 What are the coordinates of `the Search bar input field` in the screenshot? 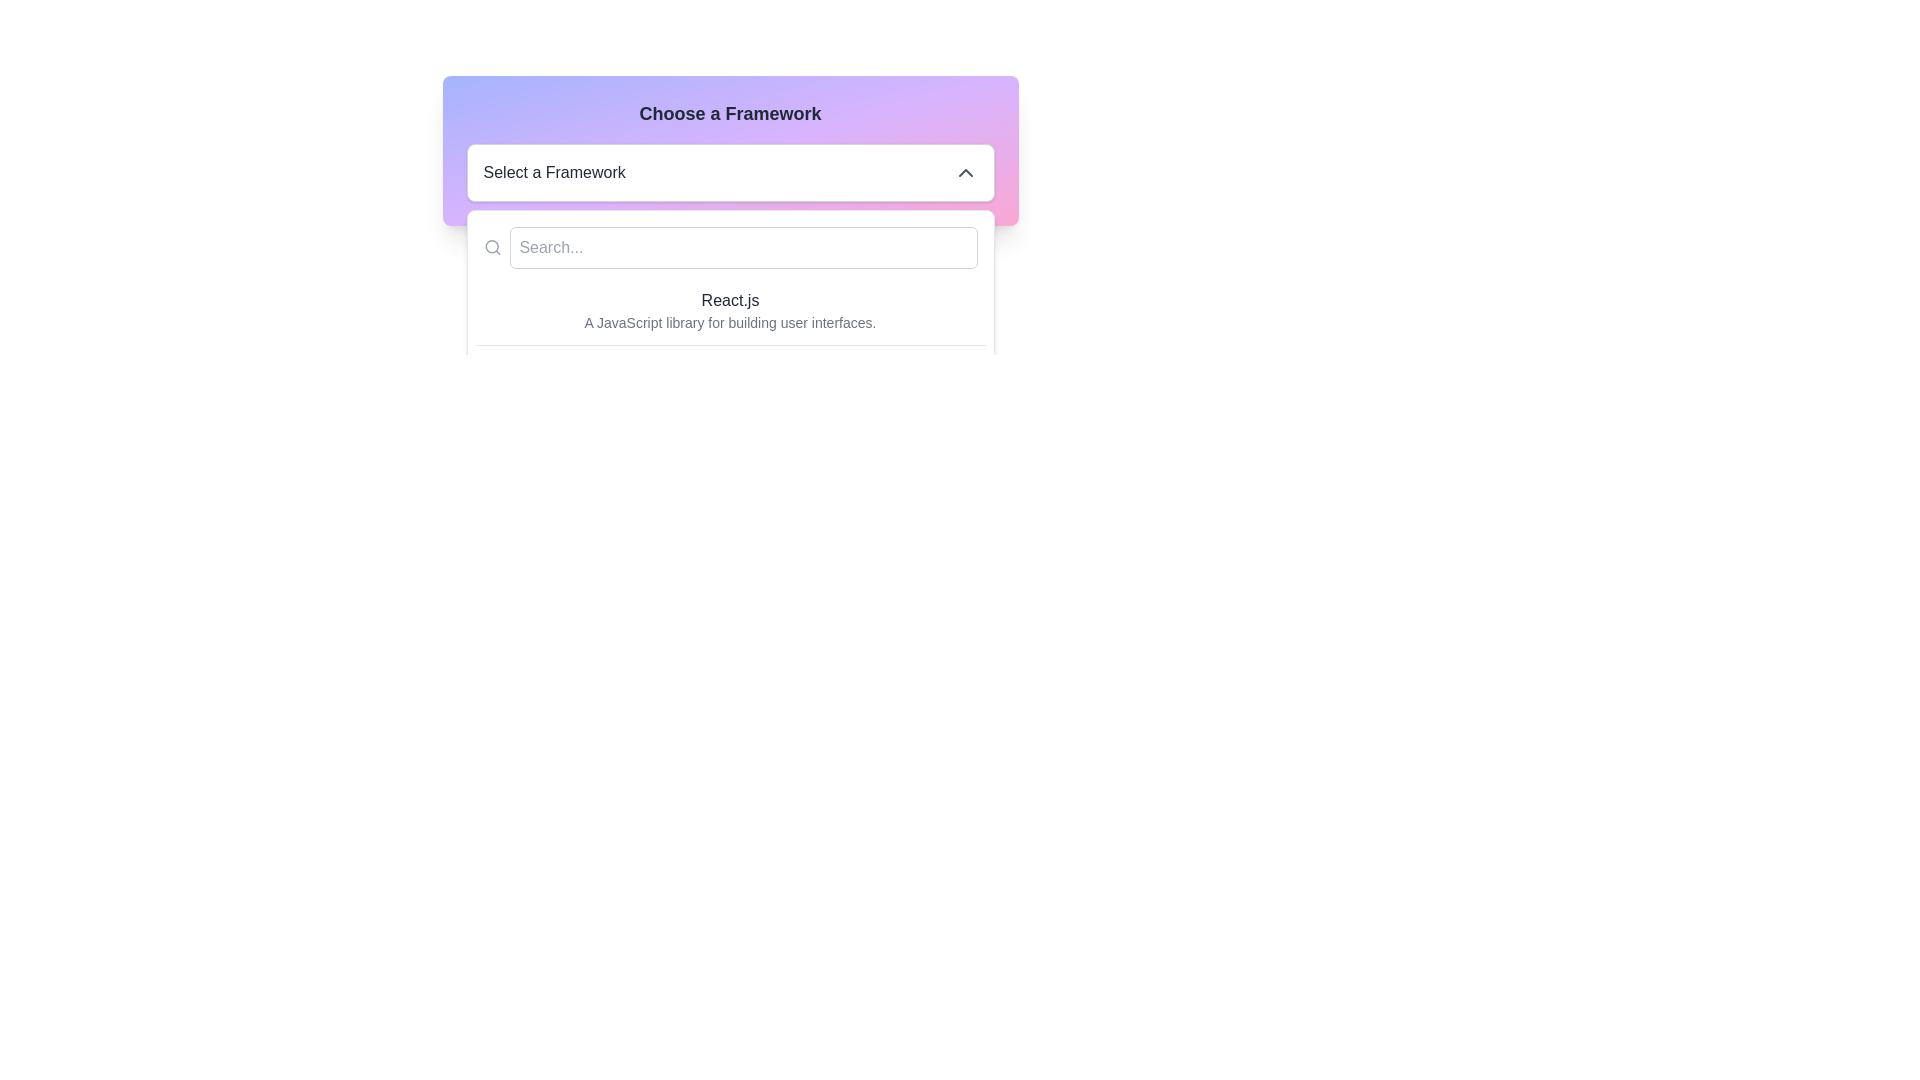 It's located at (729, 246).